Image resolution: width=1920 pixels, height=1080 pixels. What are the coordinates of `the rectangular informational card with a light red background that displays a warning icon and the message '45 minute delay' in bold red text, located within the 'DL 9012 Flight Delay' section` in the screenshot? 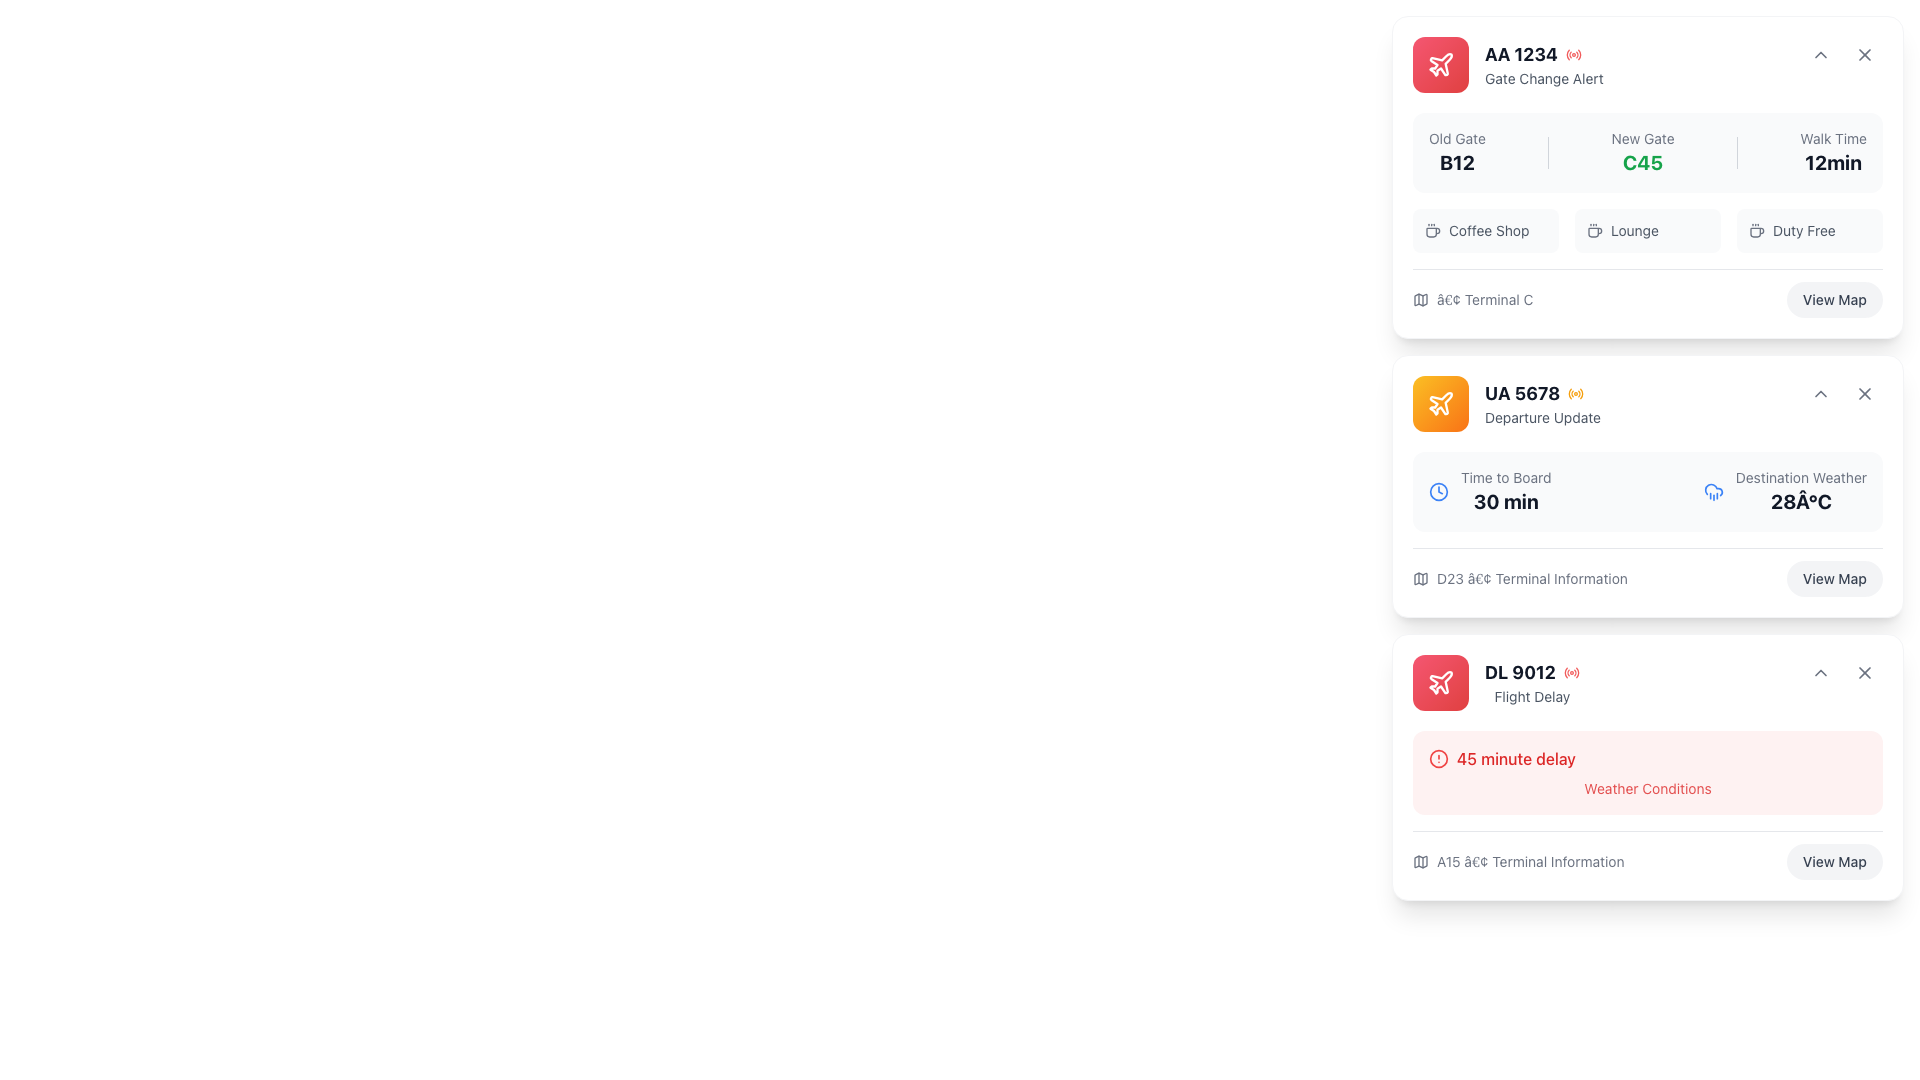 It's located at (1647, 804).